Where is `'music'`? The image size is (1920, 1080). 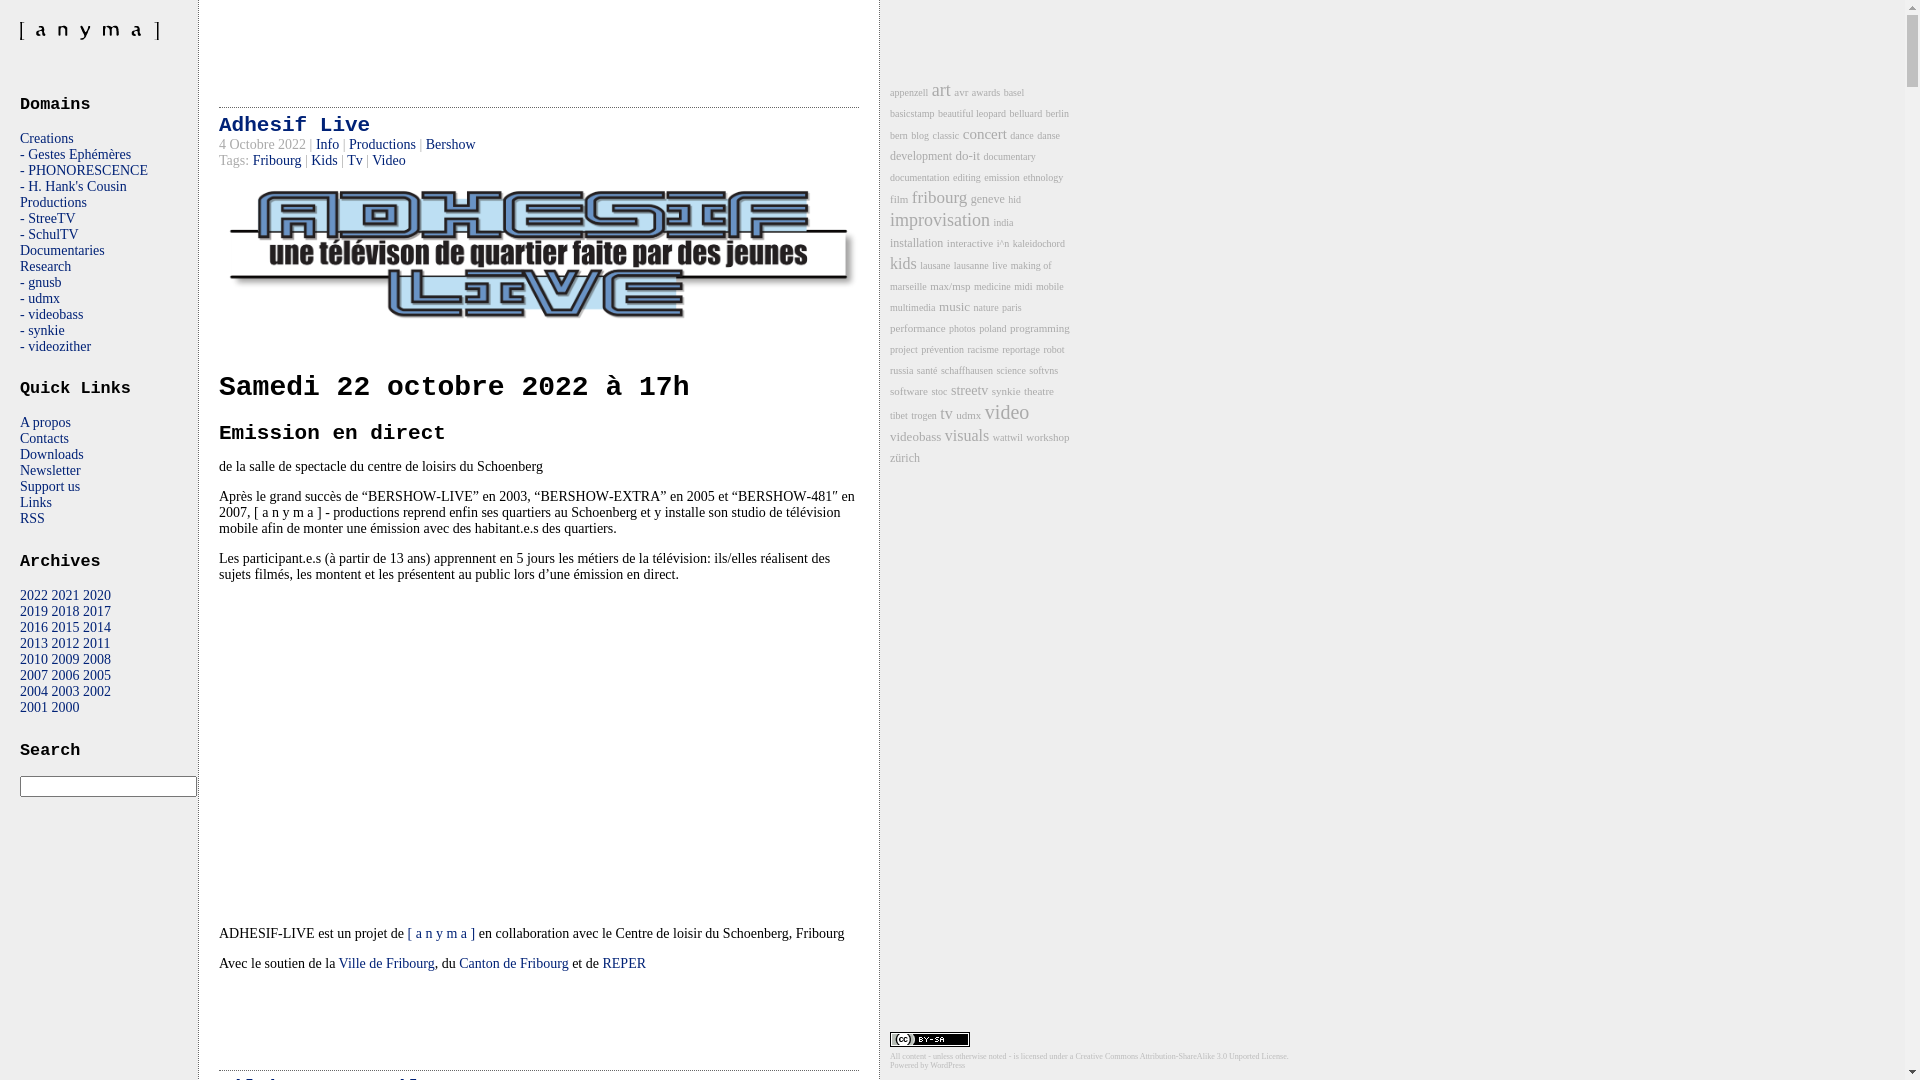 'music' is located at coordinates (953, 306).